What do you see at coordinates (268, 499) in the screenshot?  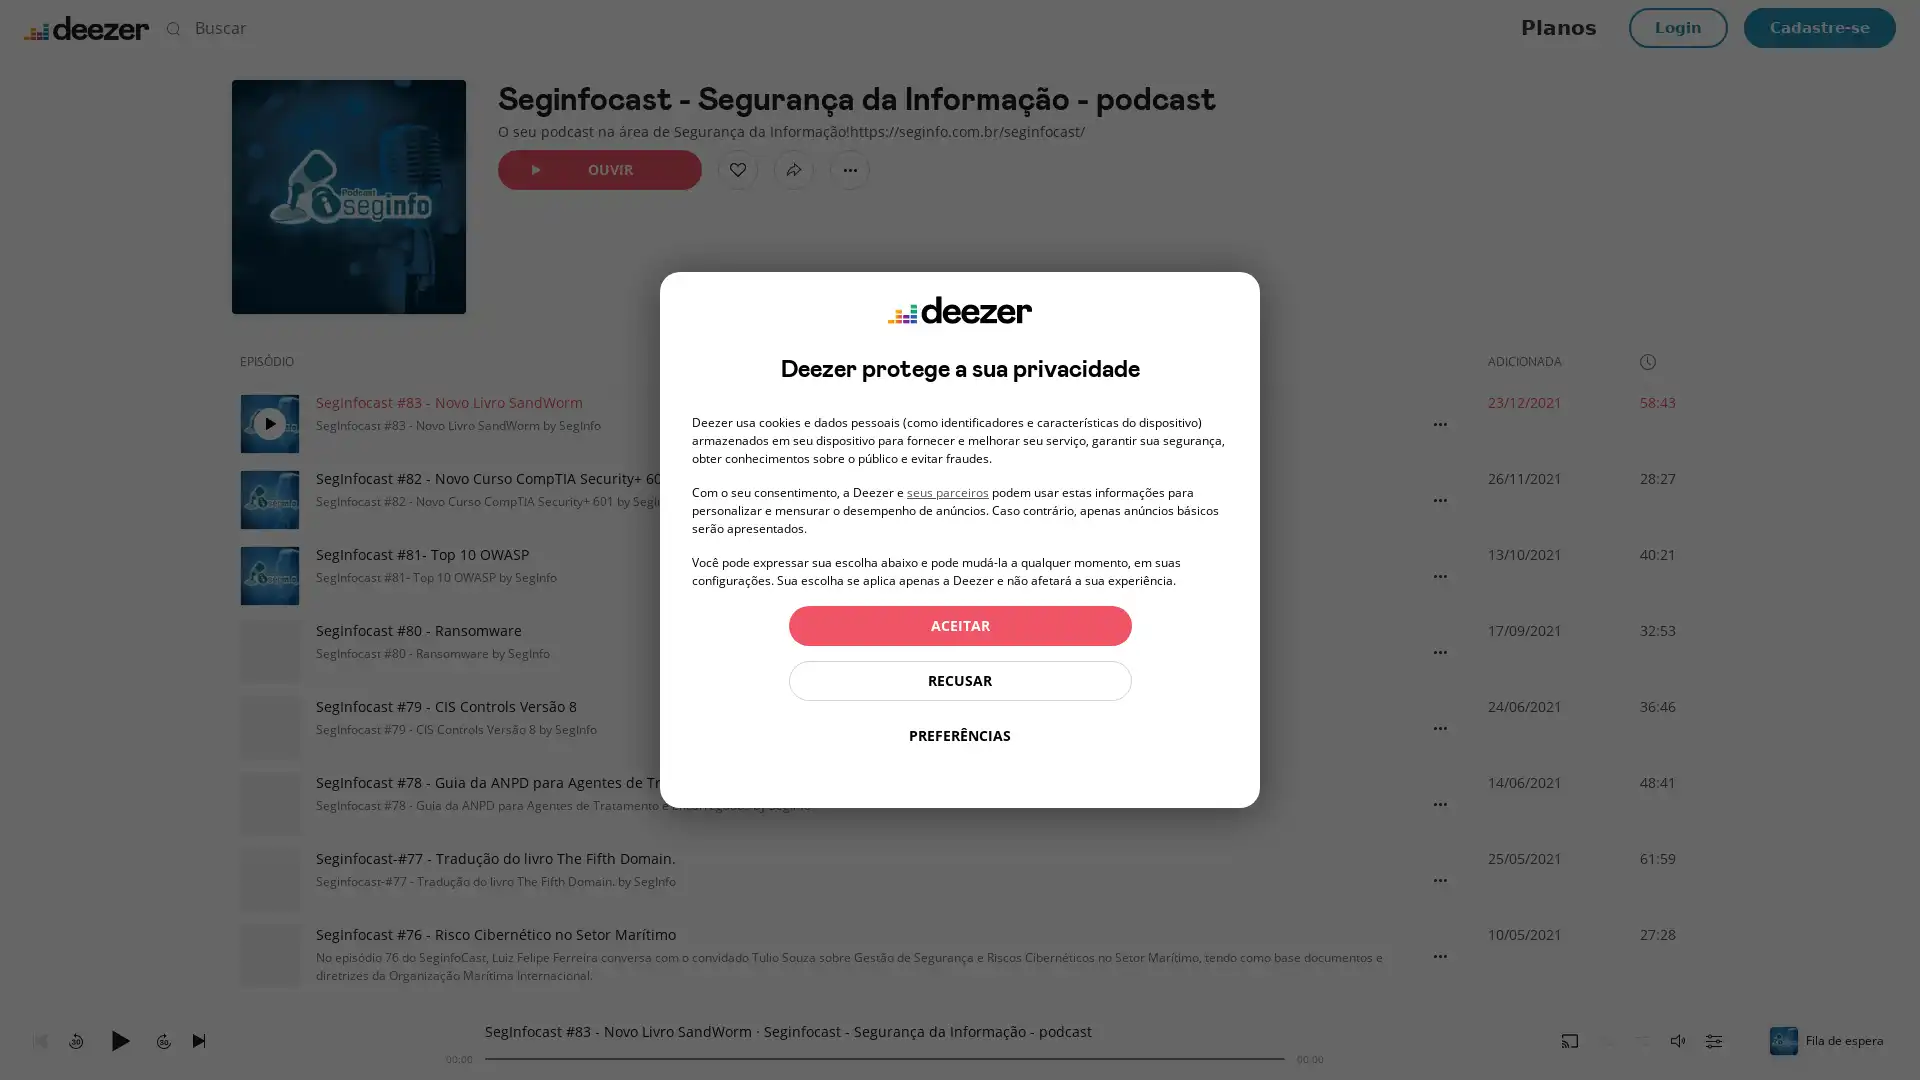 I see `Tocar SegInfocast #82 - Novo Curso CompTIA Security+ 601 por Seginfocast - Seguranca da Informacao - podcast` at bounding box center [268, 499].